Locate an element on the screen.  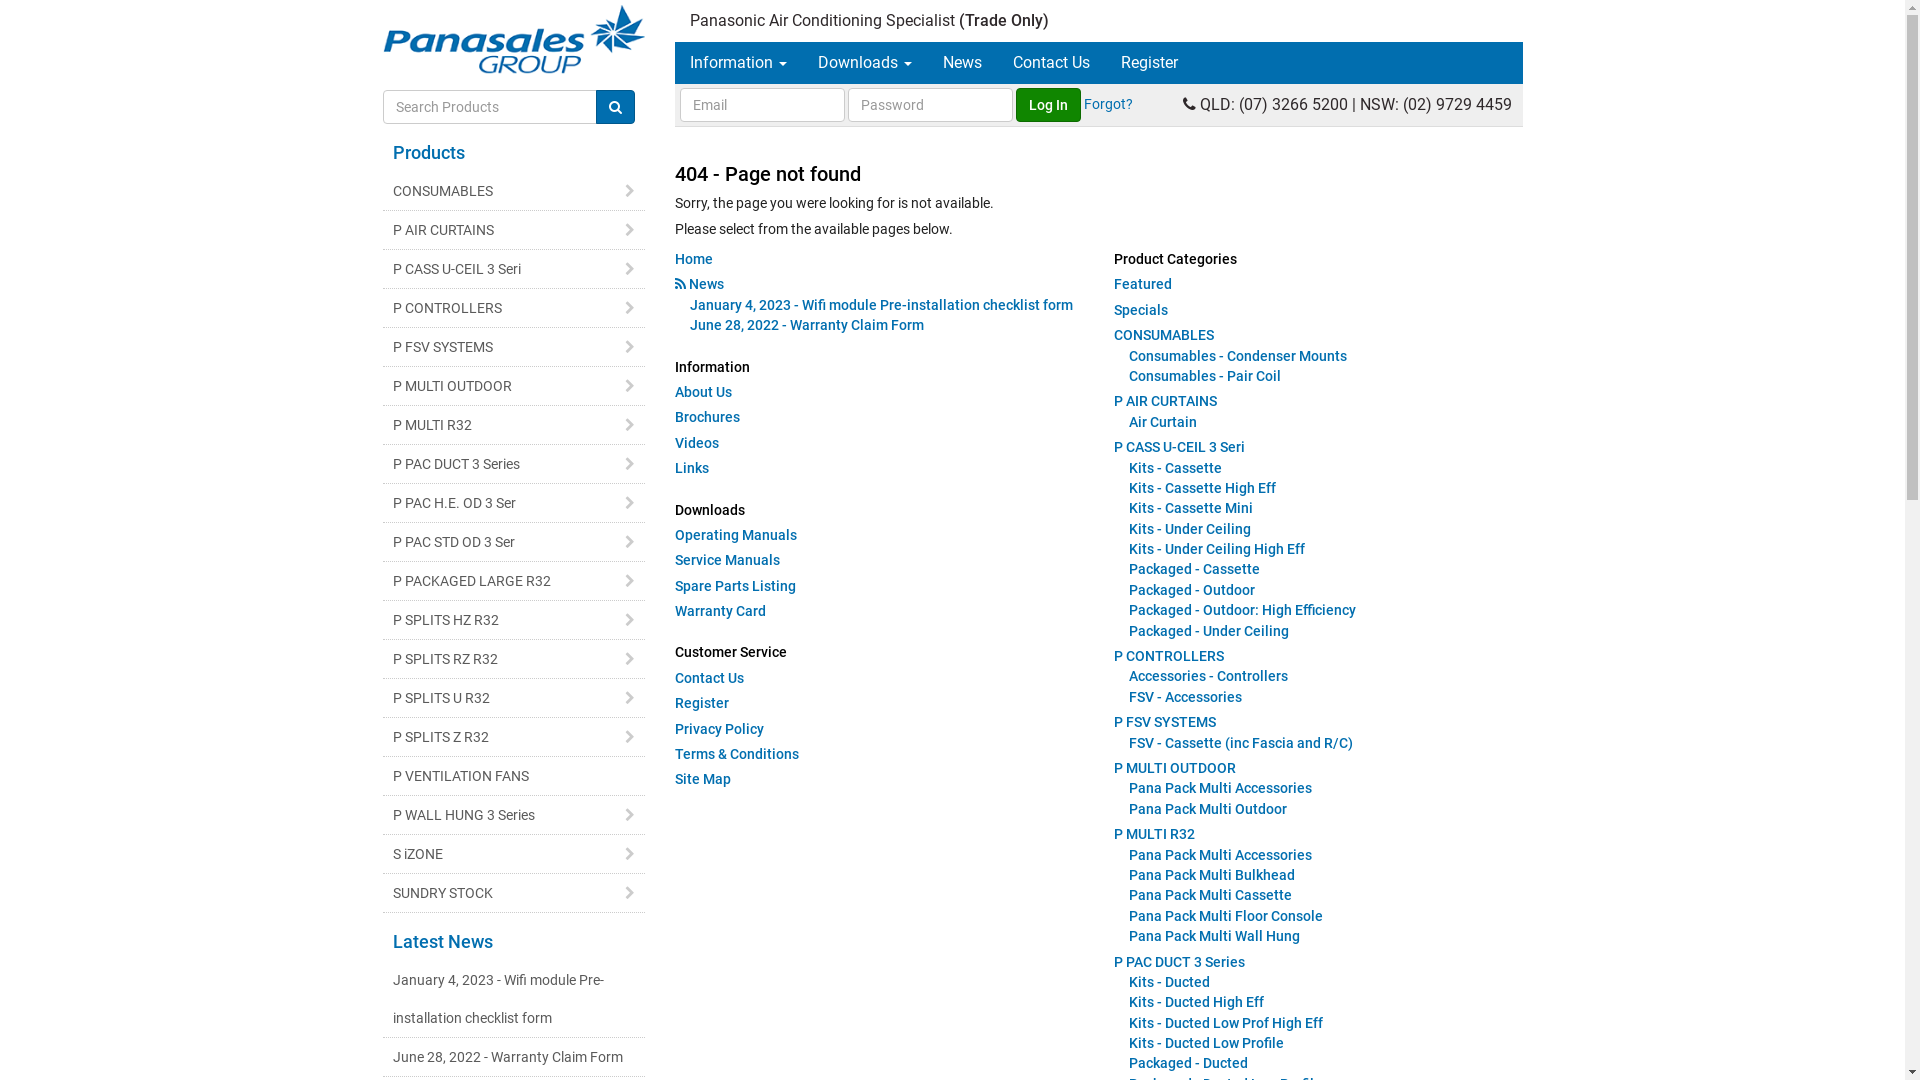
'Privacy Policy' is located at coordinates (719, 729).